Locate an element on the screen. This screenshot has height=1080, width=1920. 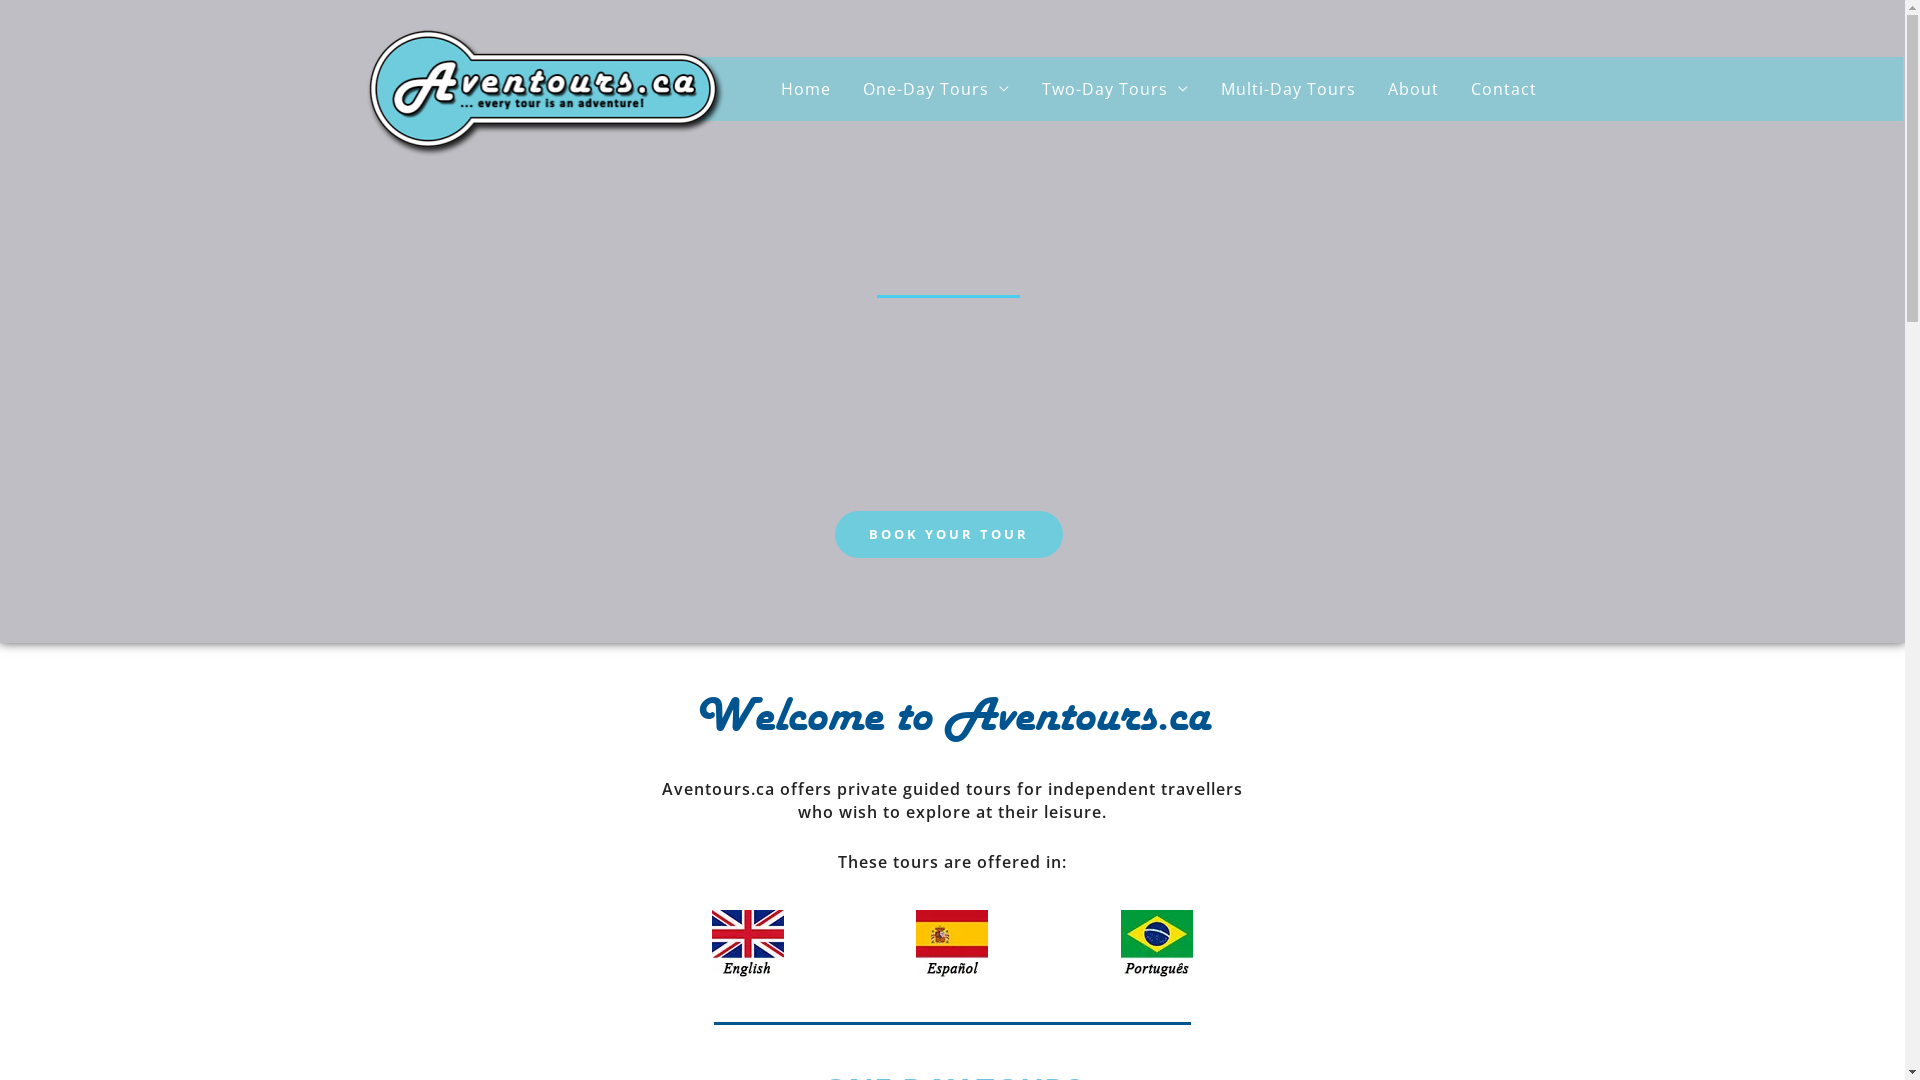
'About' is located at coordinates (1371, 87).